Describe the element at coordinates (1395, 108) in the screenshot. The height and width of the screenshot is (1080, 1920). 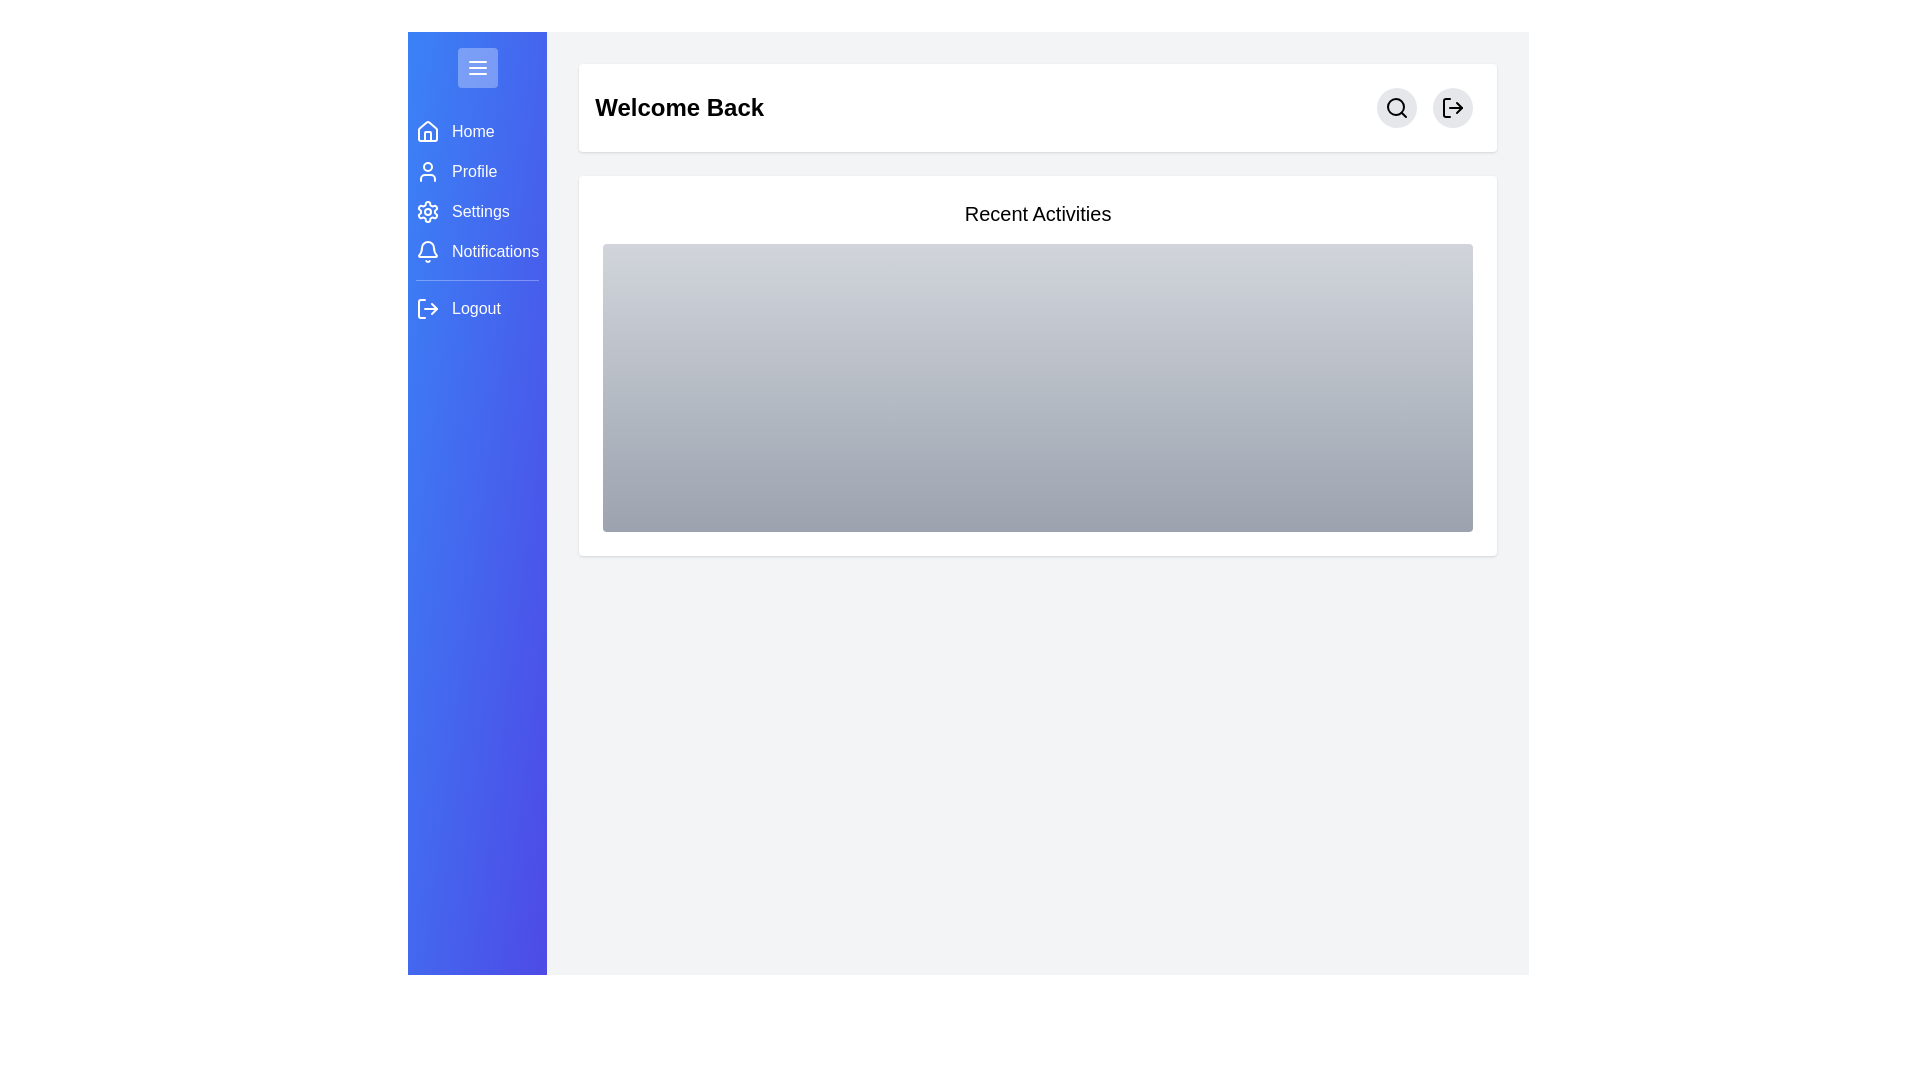
I see `the search icon located at the top right corner of the header section, which is contained within a rounded rectangle with a gray background` at that location.